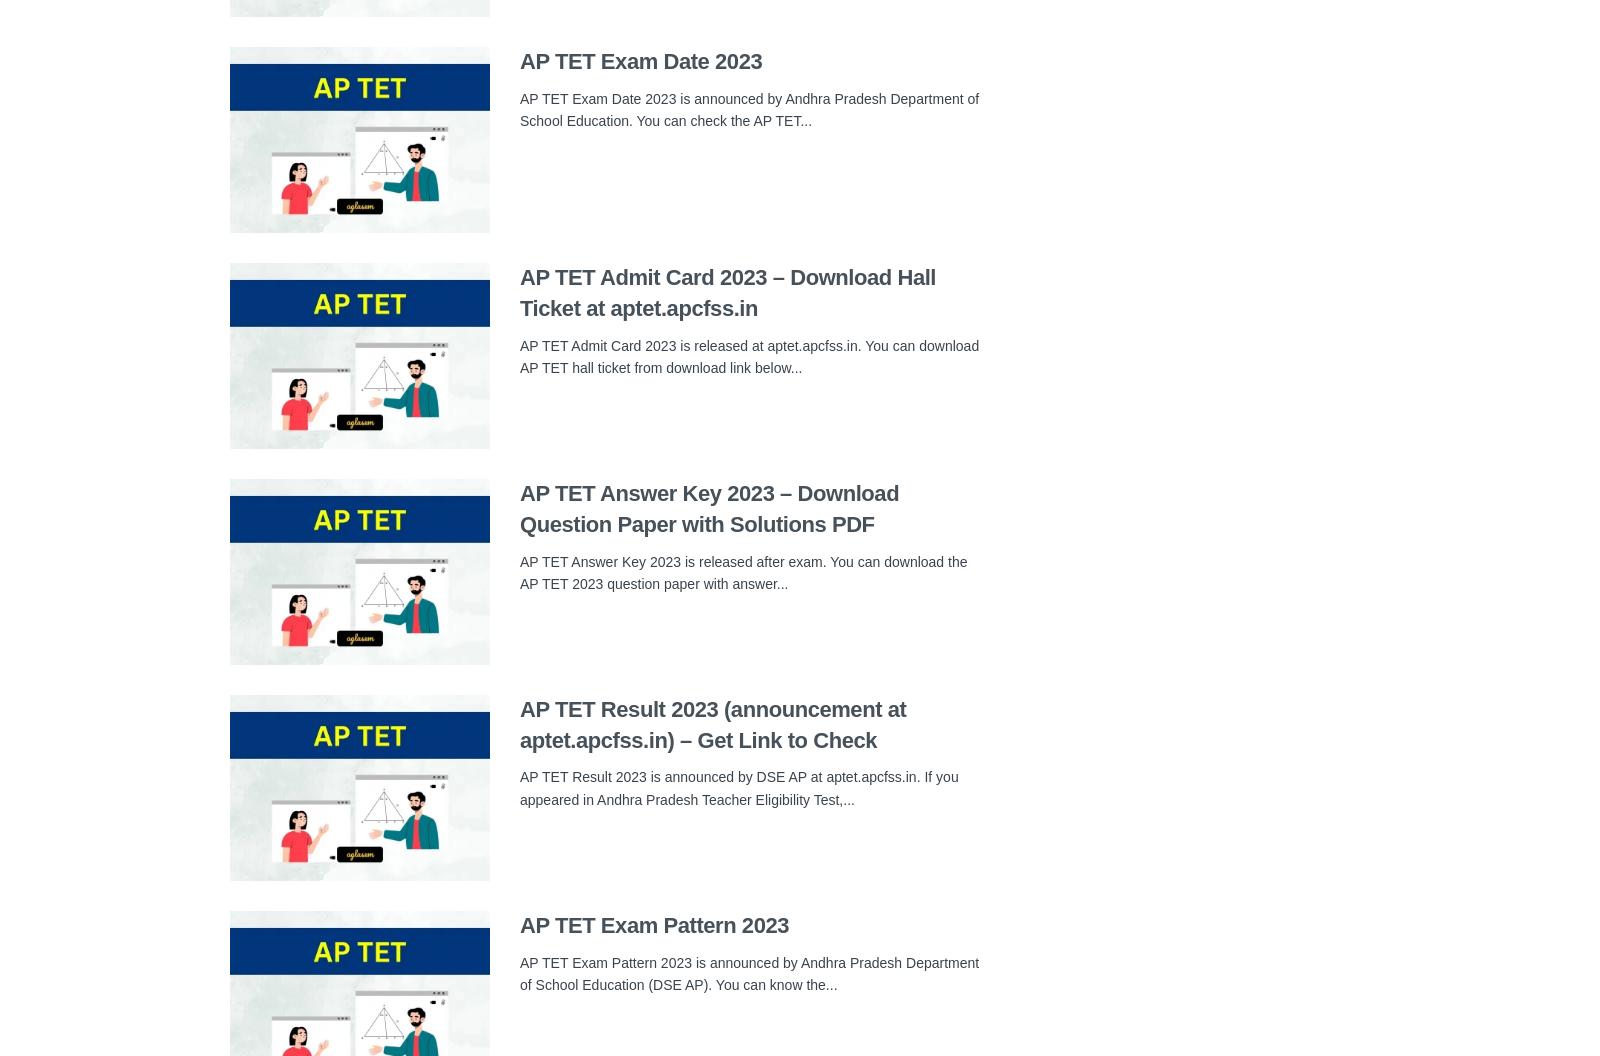  Describe the element at coordinates (749, 972) in the screenshot. I see `'AP TET Exam Pattern 2023 is announced by Andhra Pradesh Department of School Education (DSE AP). You can know the...'` at that location.